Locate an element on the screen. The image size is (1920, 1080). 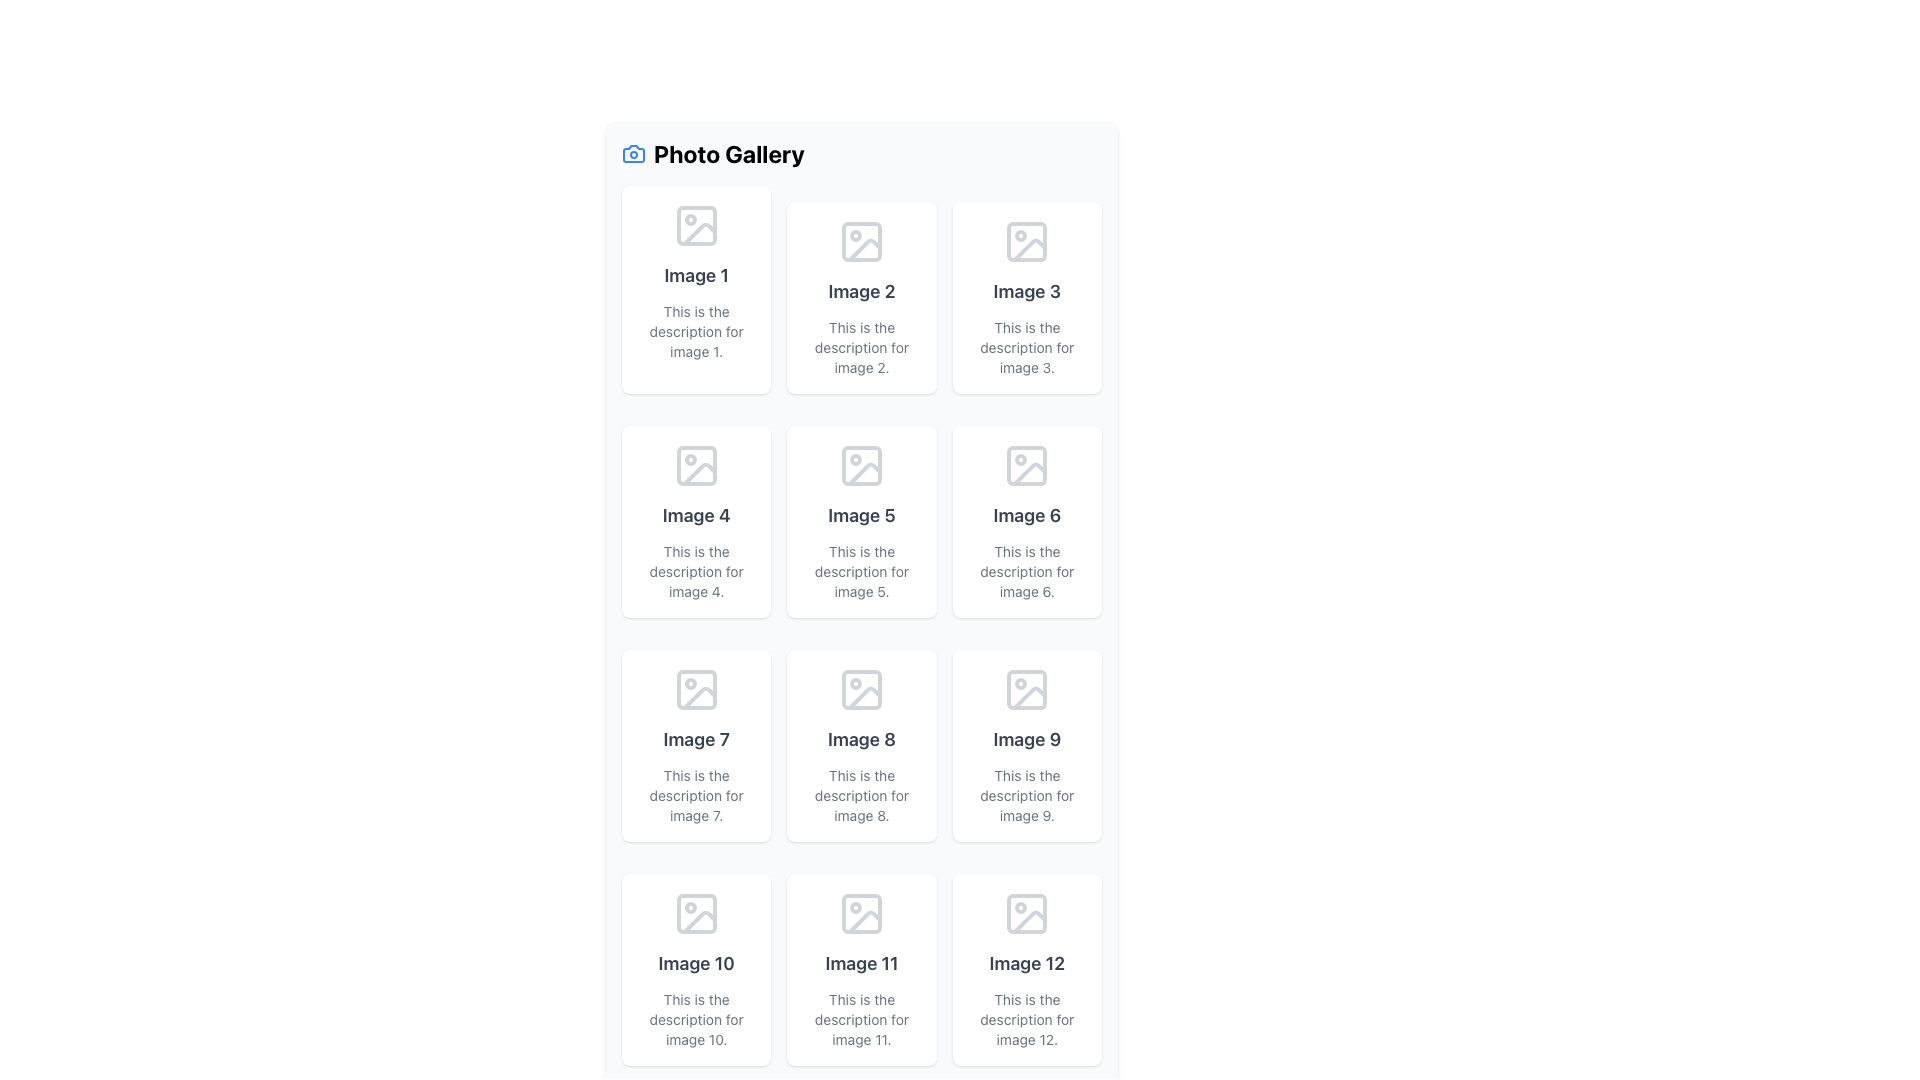
the text label that reads 'This is the description for image 10.' which is styled in gray color and located beneath the title 'Image 10' in the photo gallery grid is located at coordinates (696, 1019).